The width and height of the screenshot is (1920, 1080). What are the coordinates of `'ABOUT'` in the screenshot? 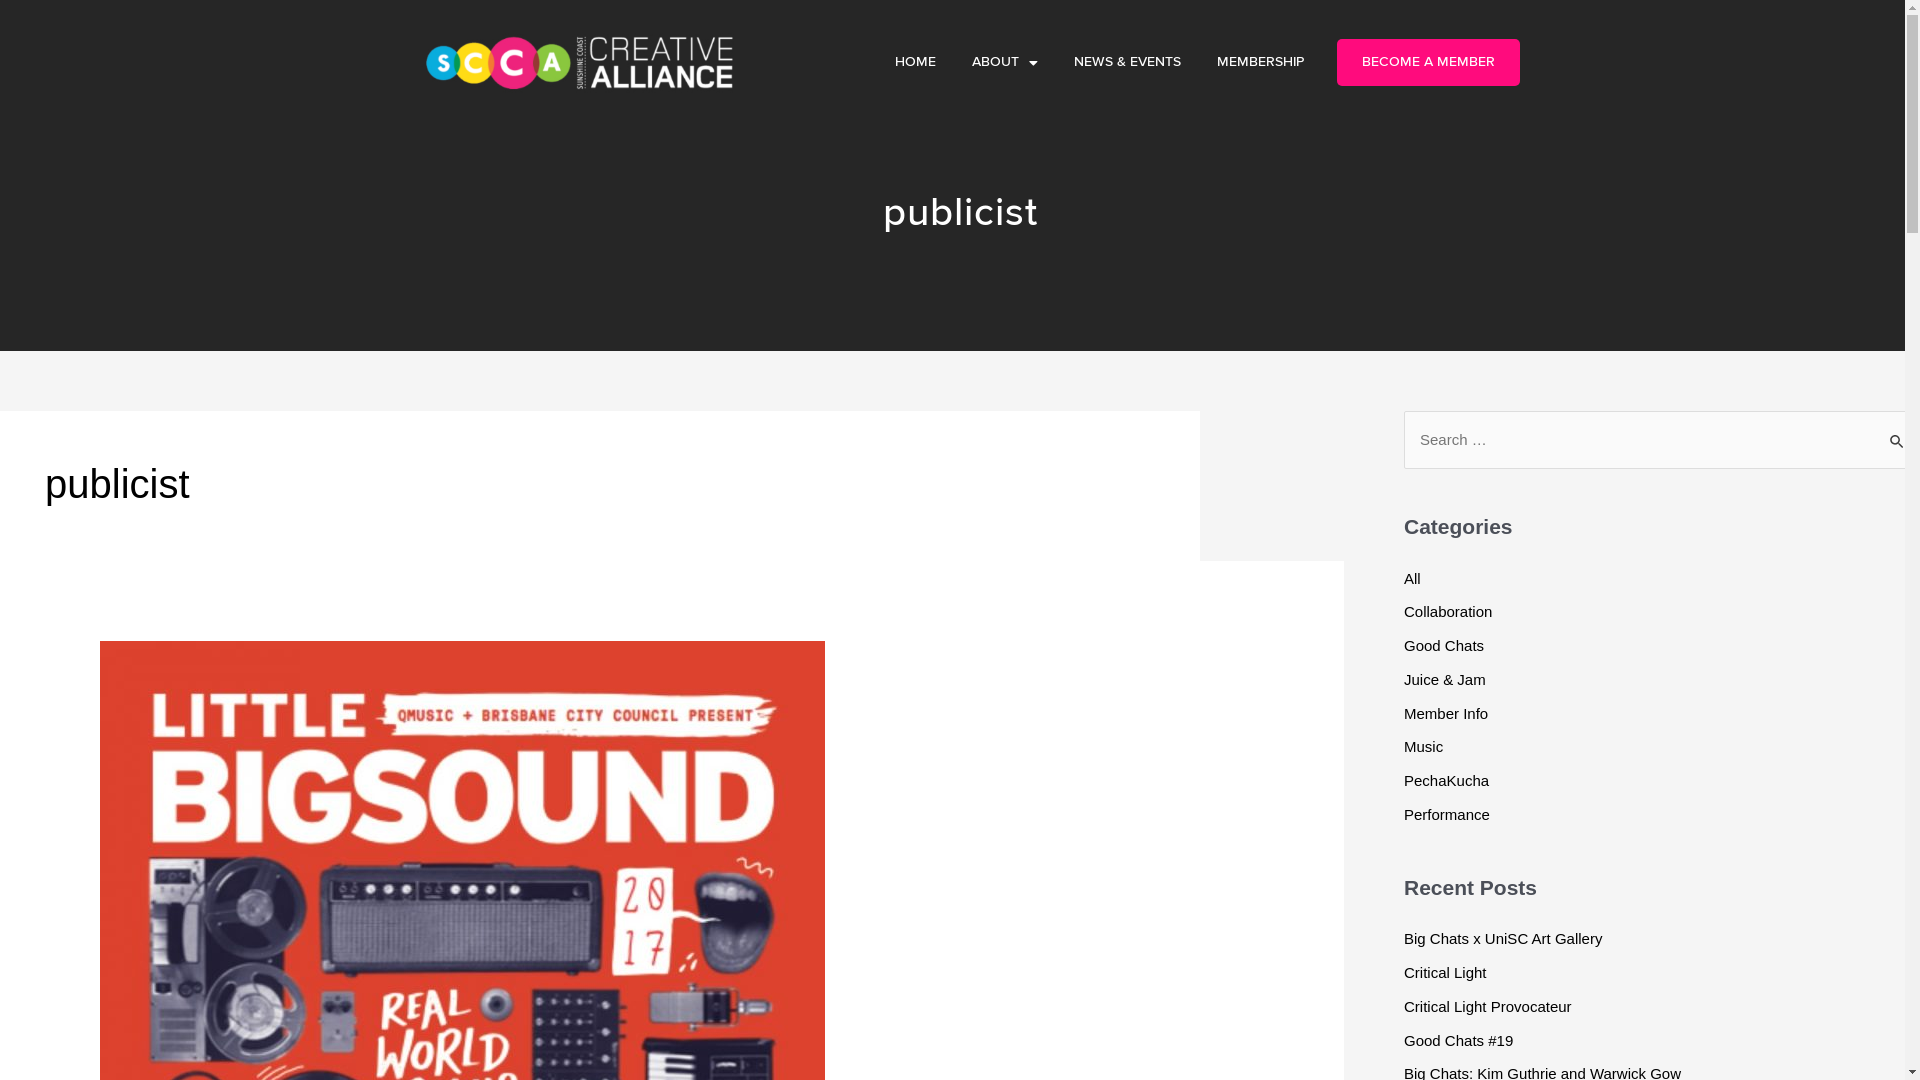 It's located at (953, 61).